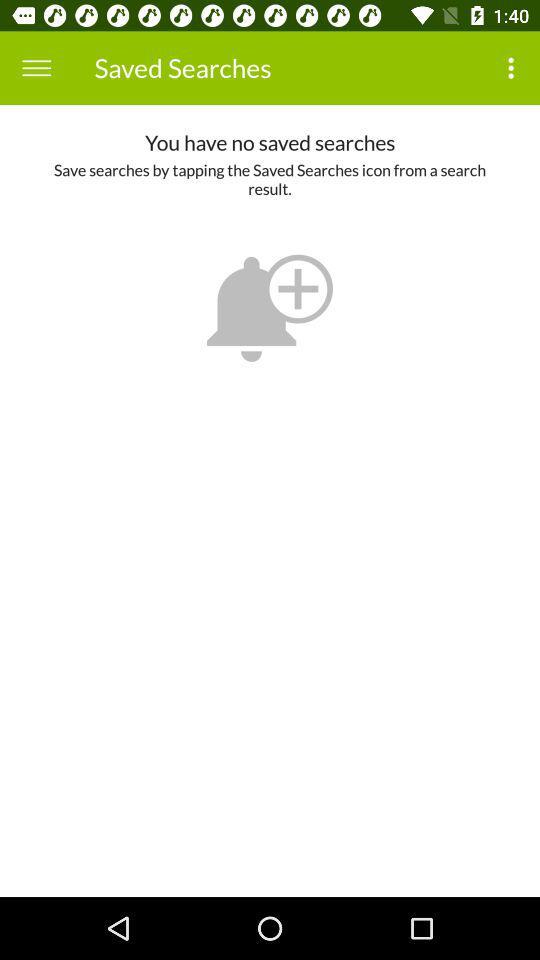 The image size is (540, 960). Describe the element at coordinates (36, 68) in the screenshot. I see `the icon to the left of saved searches` at that location.